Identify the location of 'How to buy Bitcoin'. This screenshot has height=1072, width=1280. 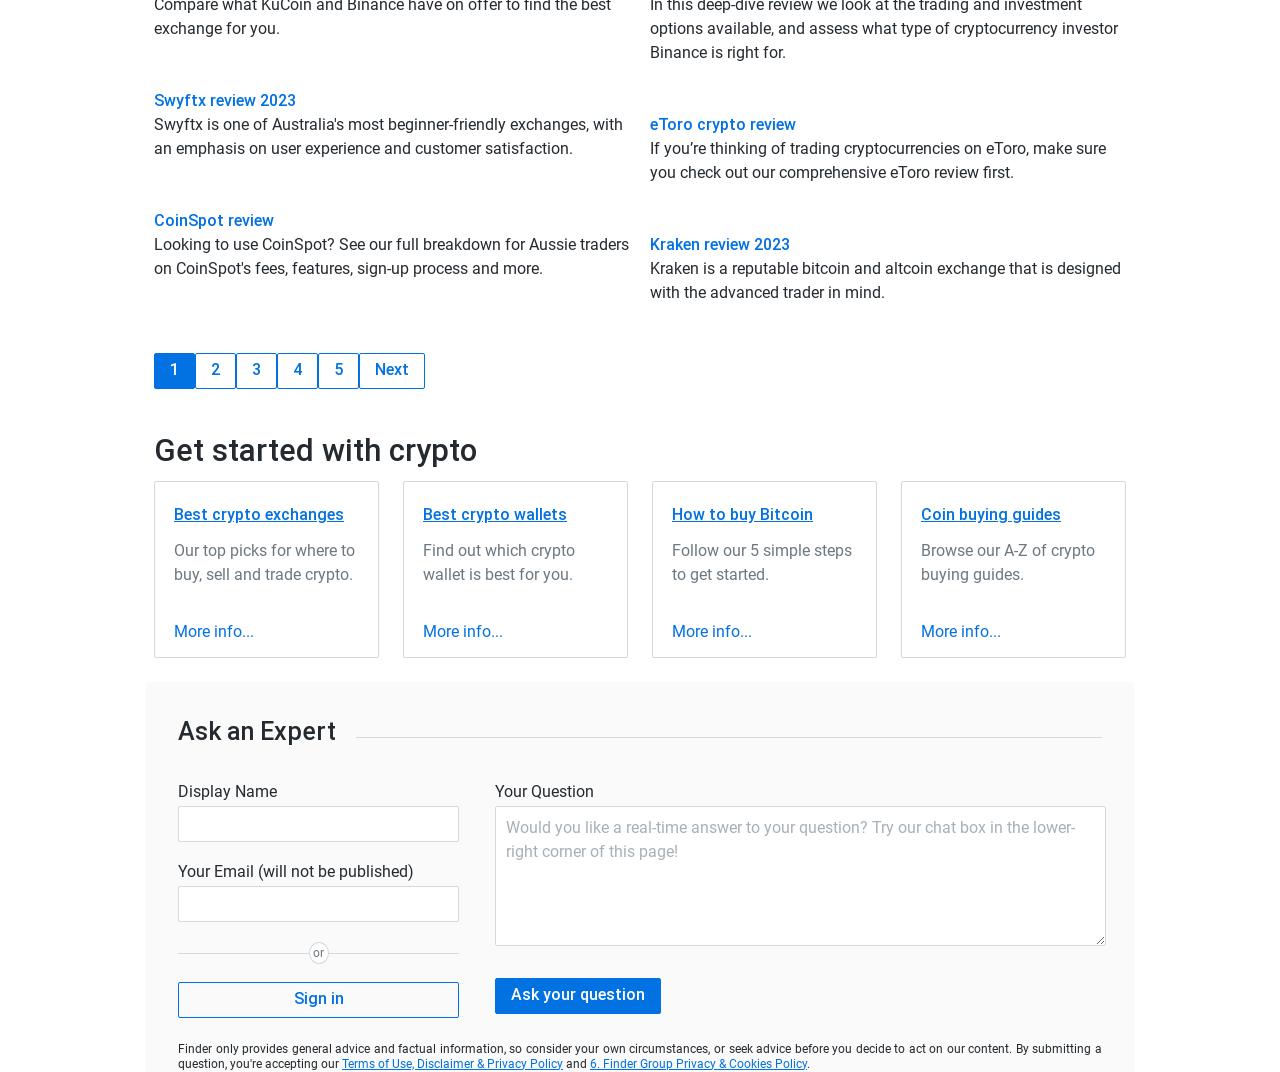
(741, 513).